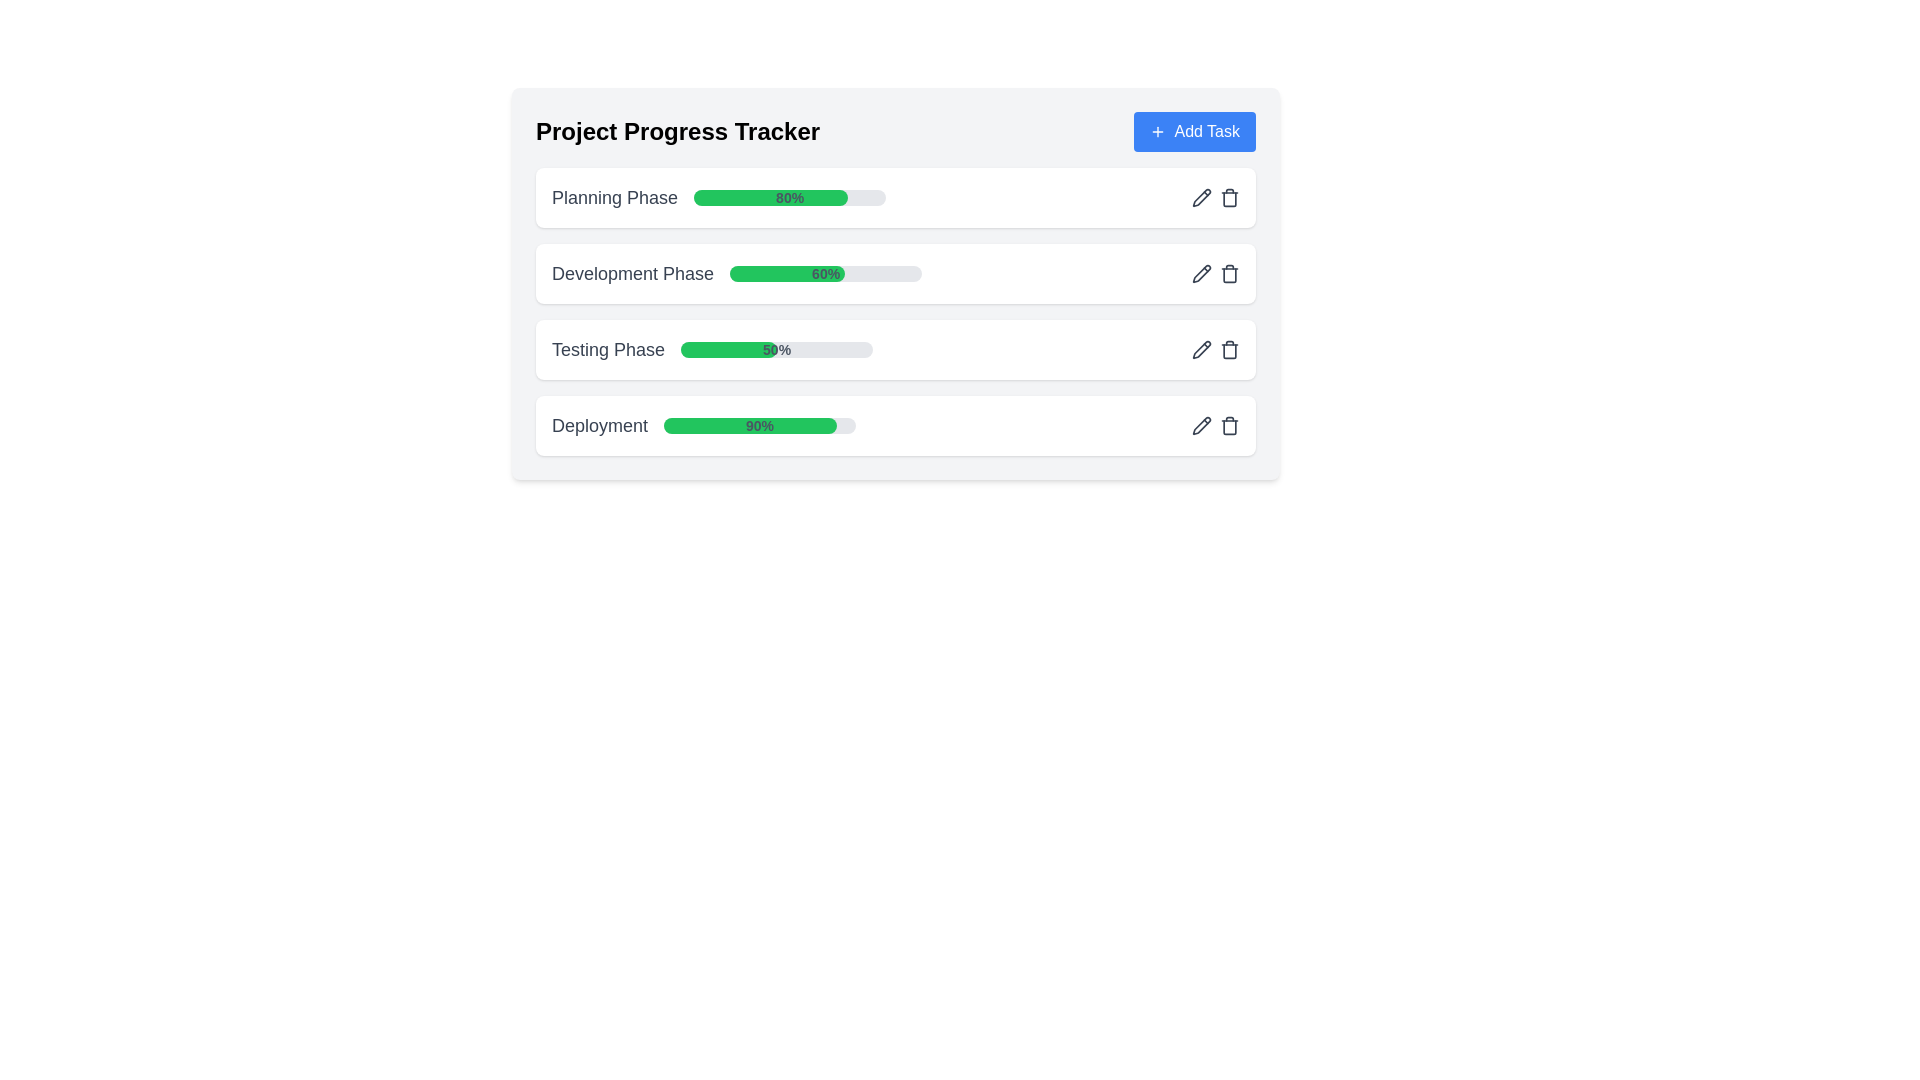 This screenshot has height=1080, width=1920. I want to click on the body of the trash can icon, which is the last clickable element in the 'Planning Phase' row, so click(1228, 199).